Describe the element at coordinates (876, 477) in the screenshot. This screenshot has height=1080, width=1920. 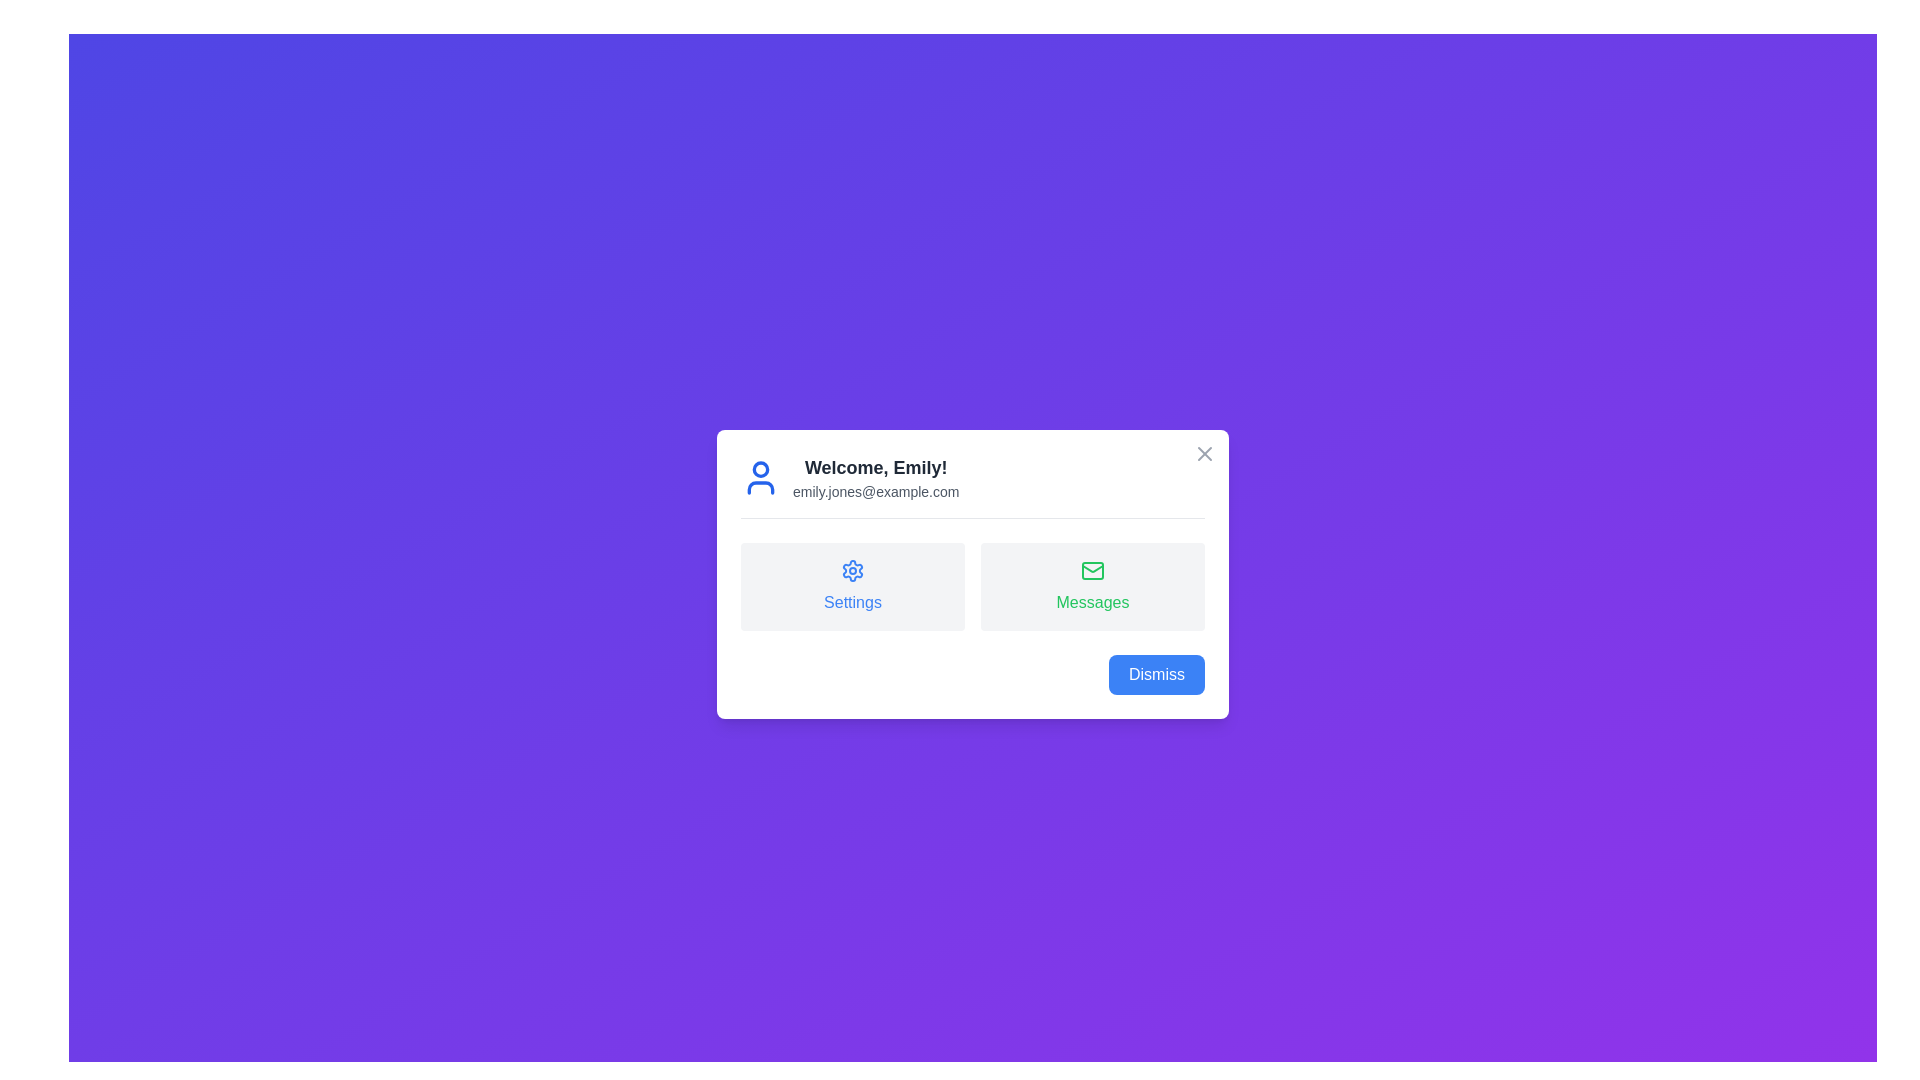
I see `user identifier and personal greeting text located in the upper left region of the card overlay, positioned to the right of the user avatar icon` at that location.